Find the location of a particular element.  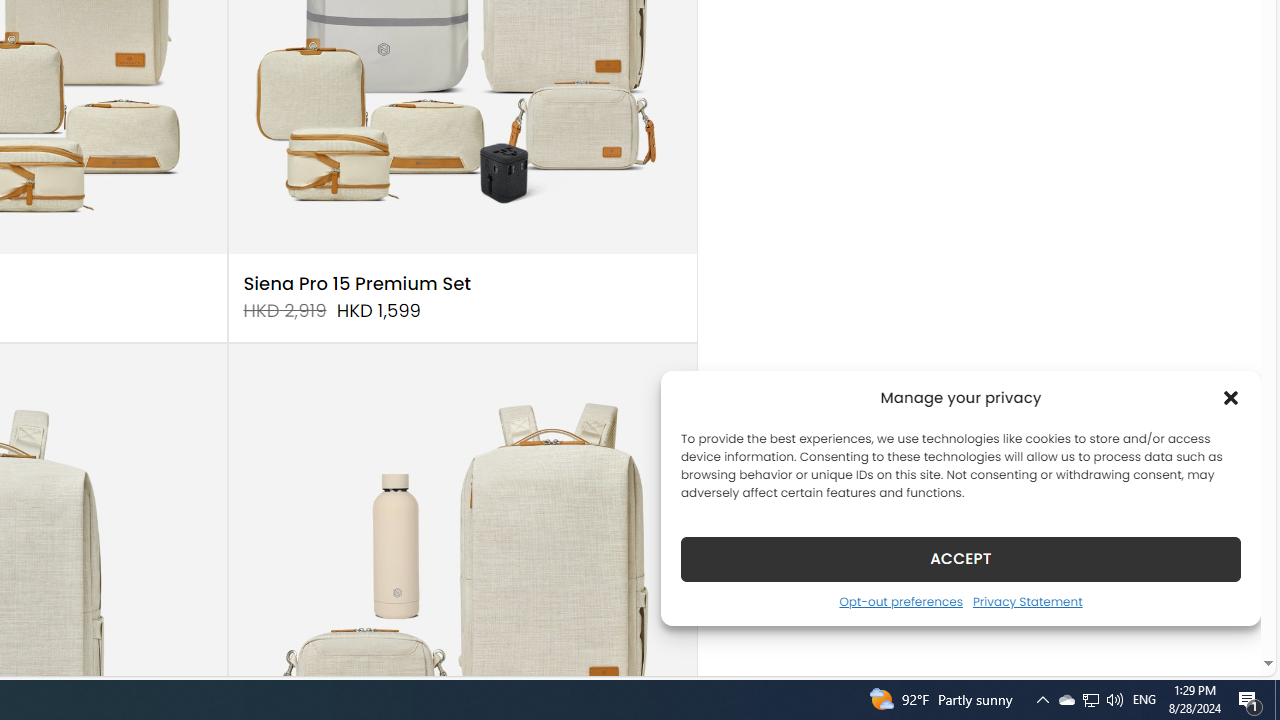

'Privacy Statement' is located at coordinates (1027, 600).